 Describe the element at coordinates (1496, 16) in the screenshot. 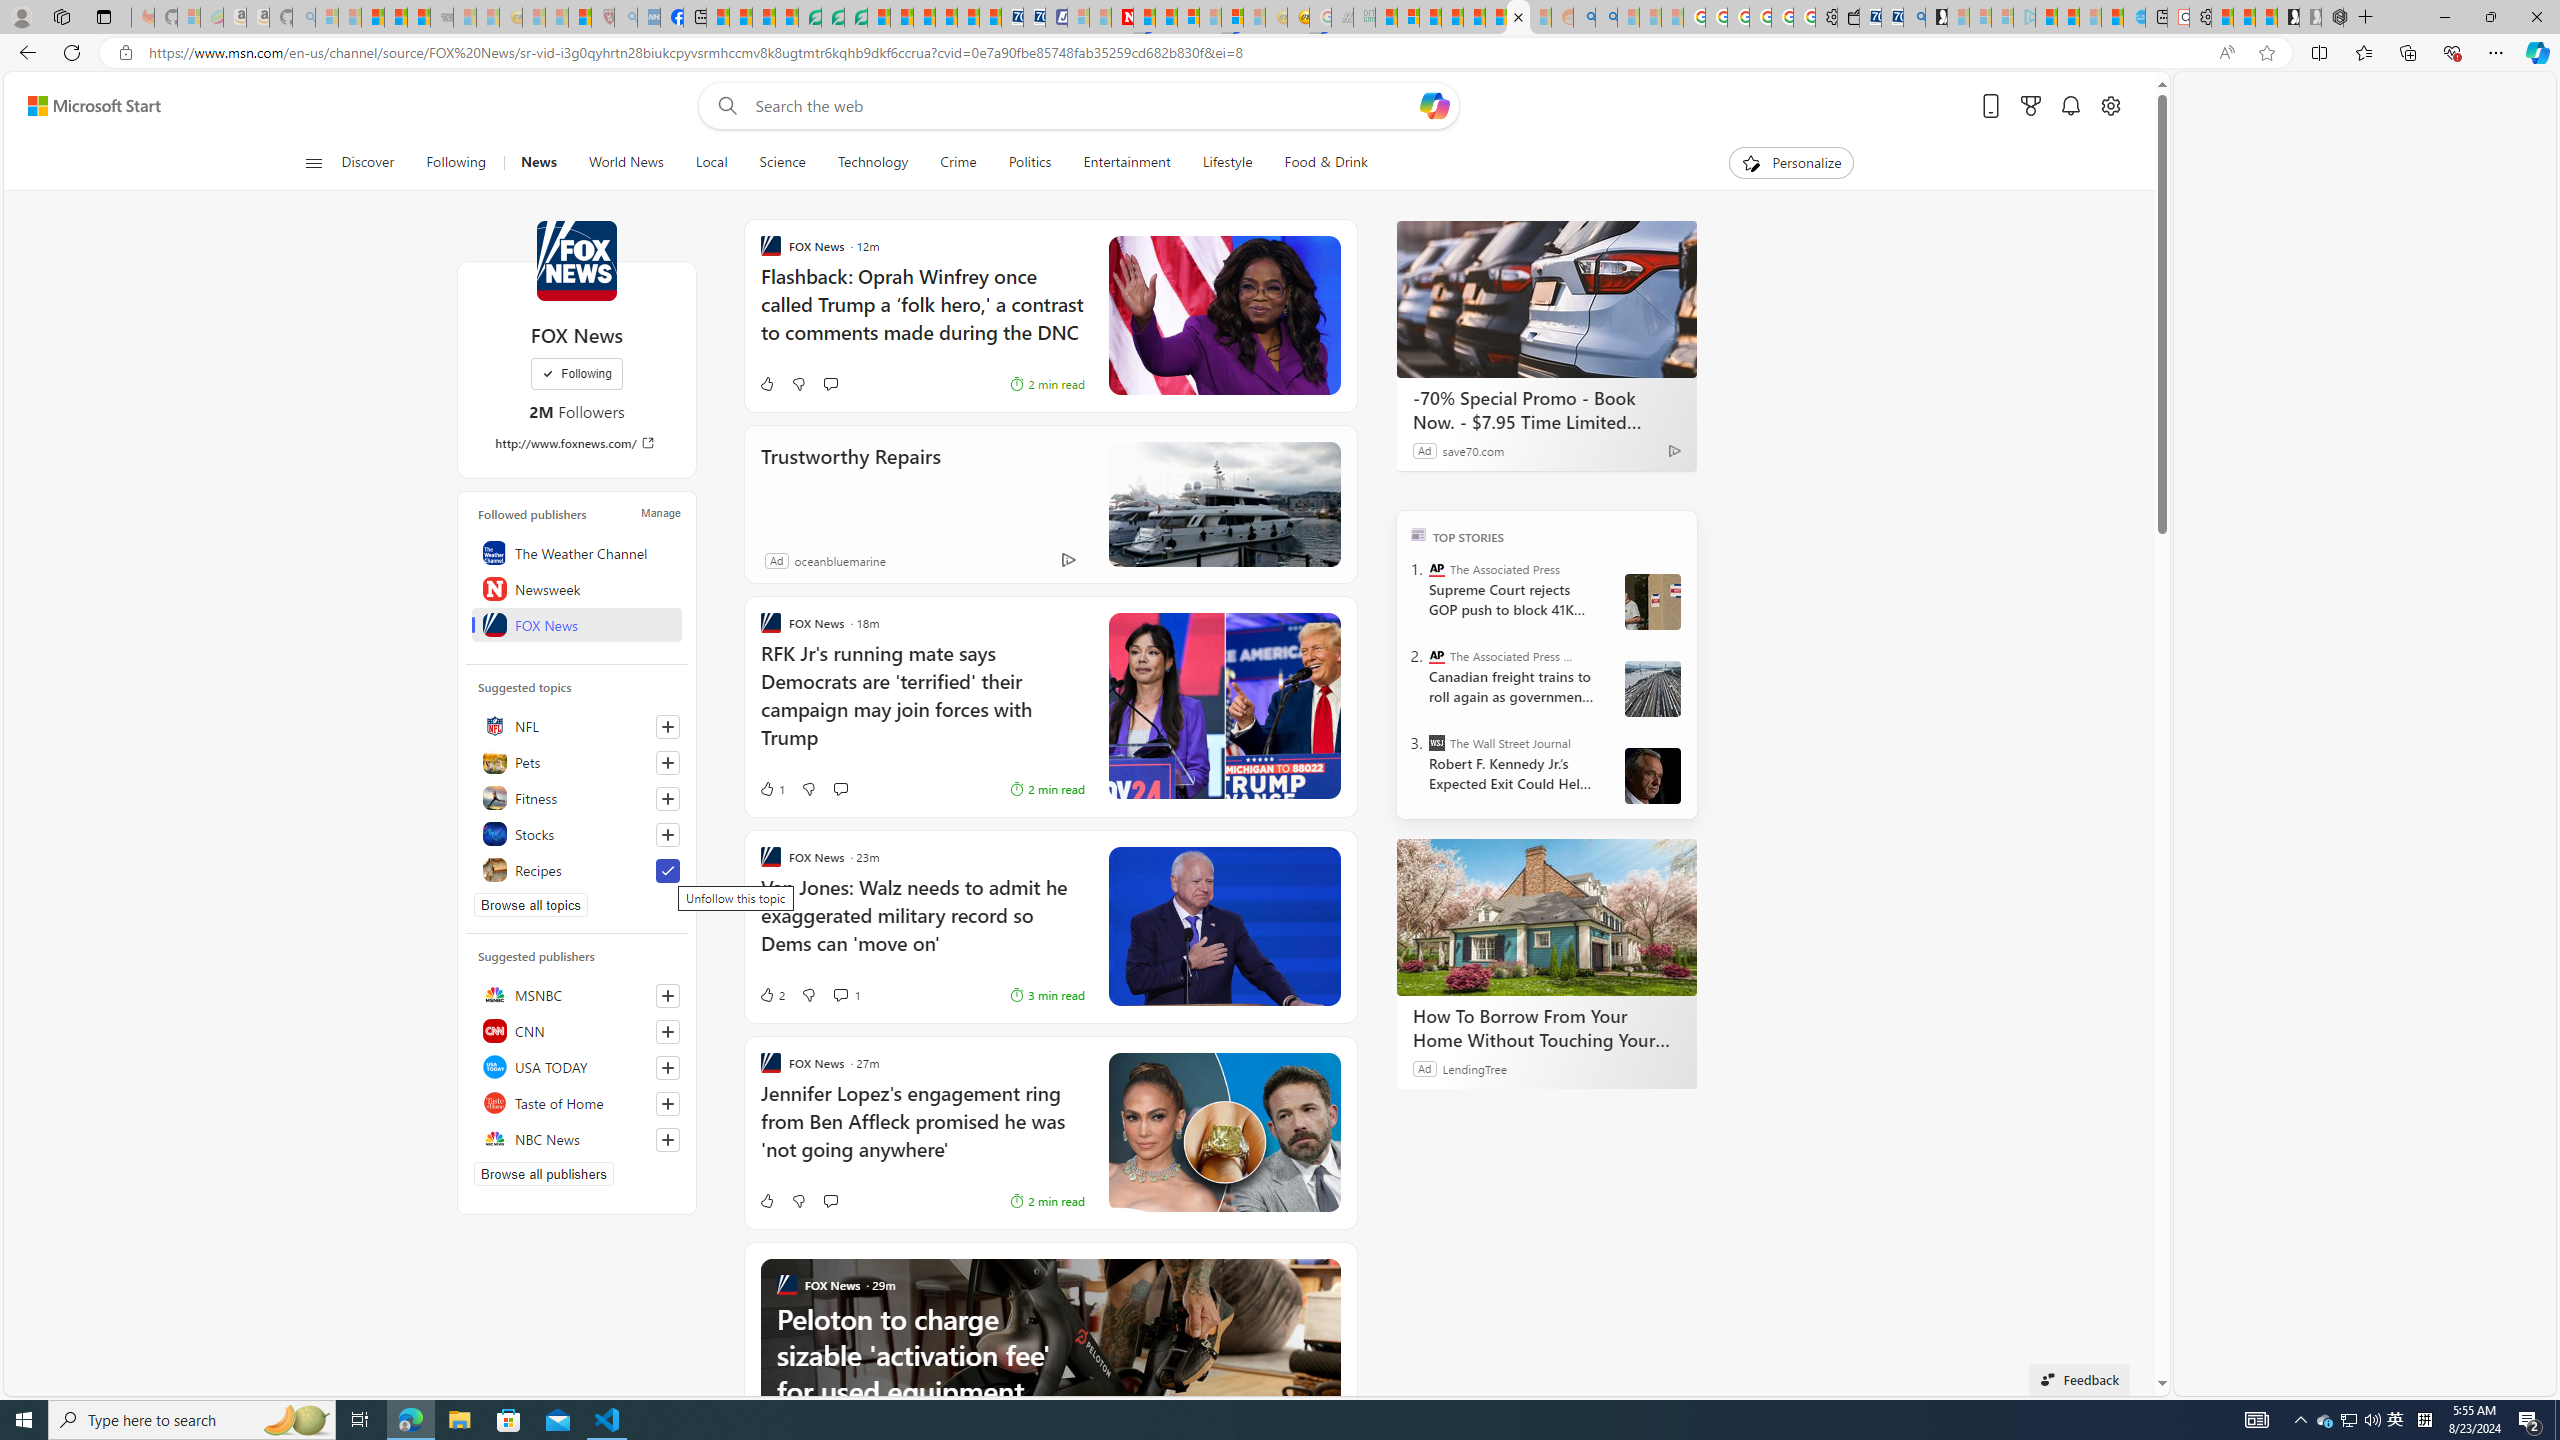

I see `'Kinda Frugal - MSN'` at that location.